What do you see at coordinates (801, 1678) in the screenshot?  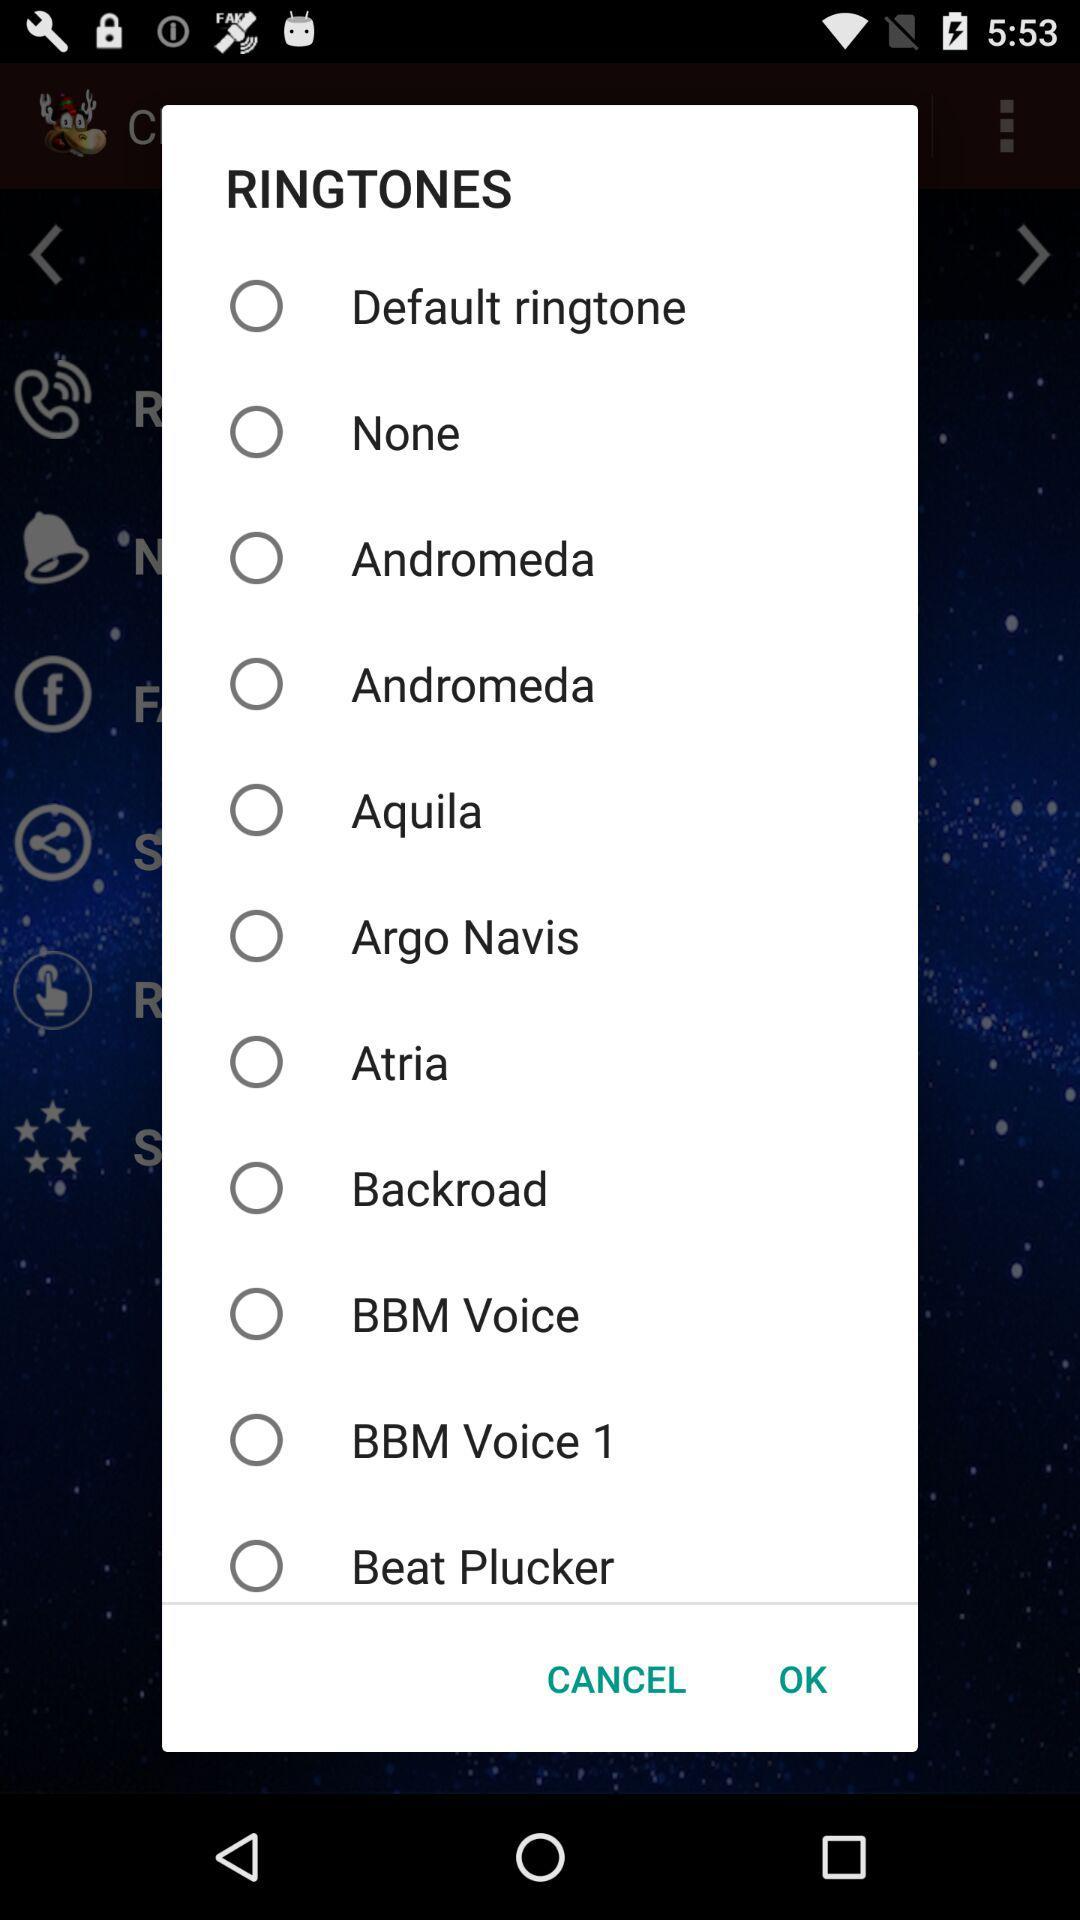 I see `the icon below beat plucker icon` at bounding box center [801, 1678].